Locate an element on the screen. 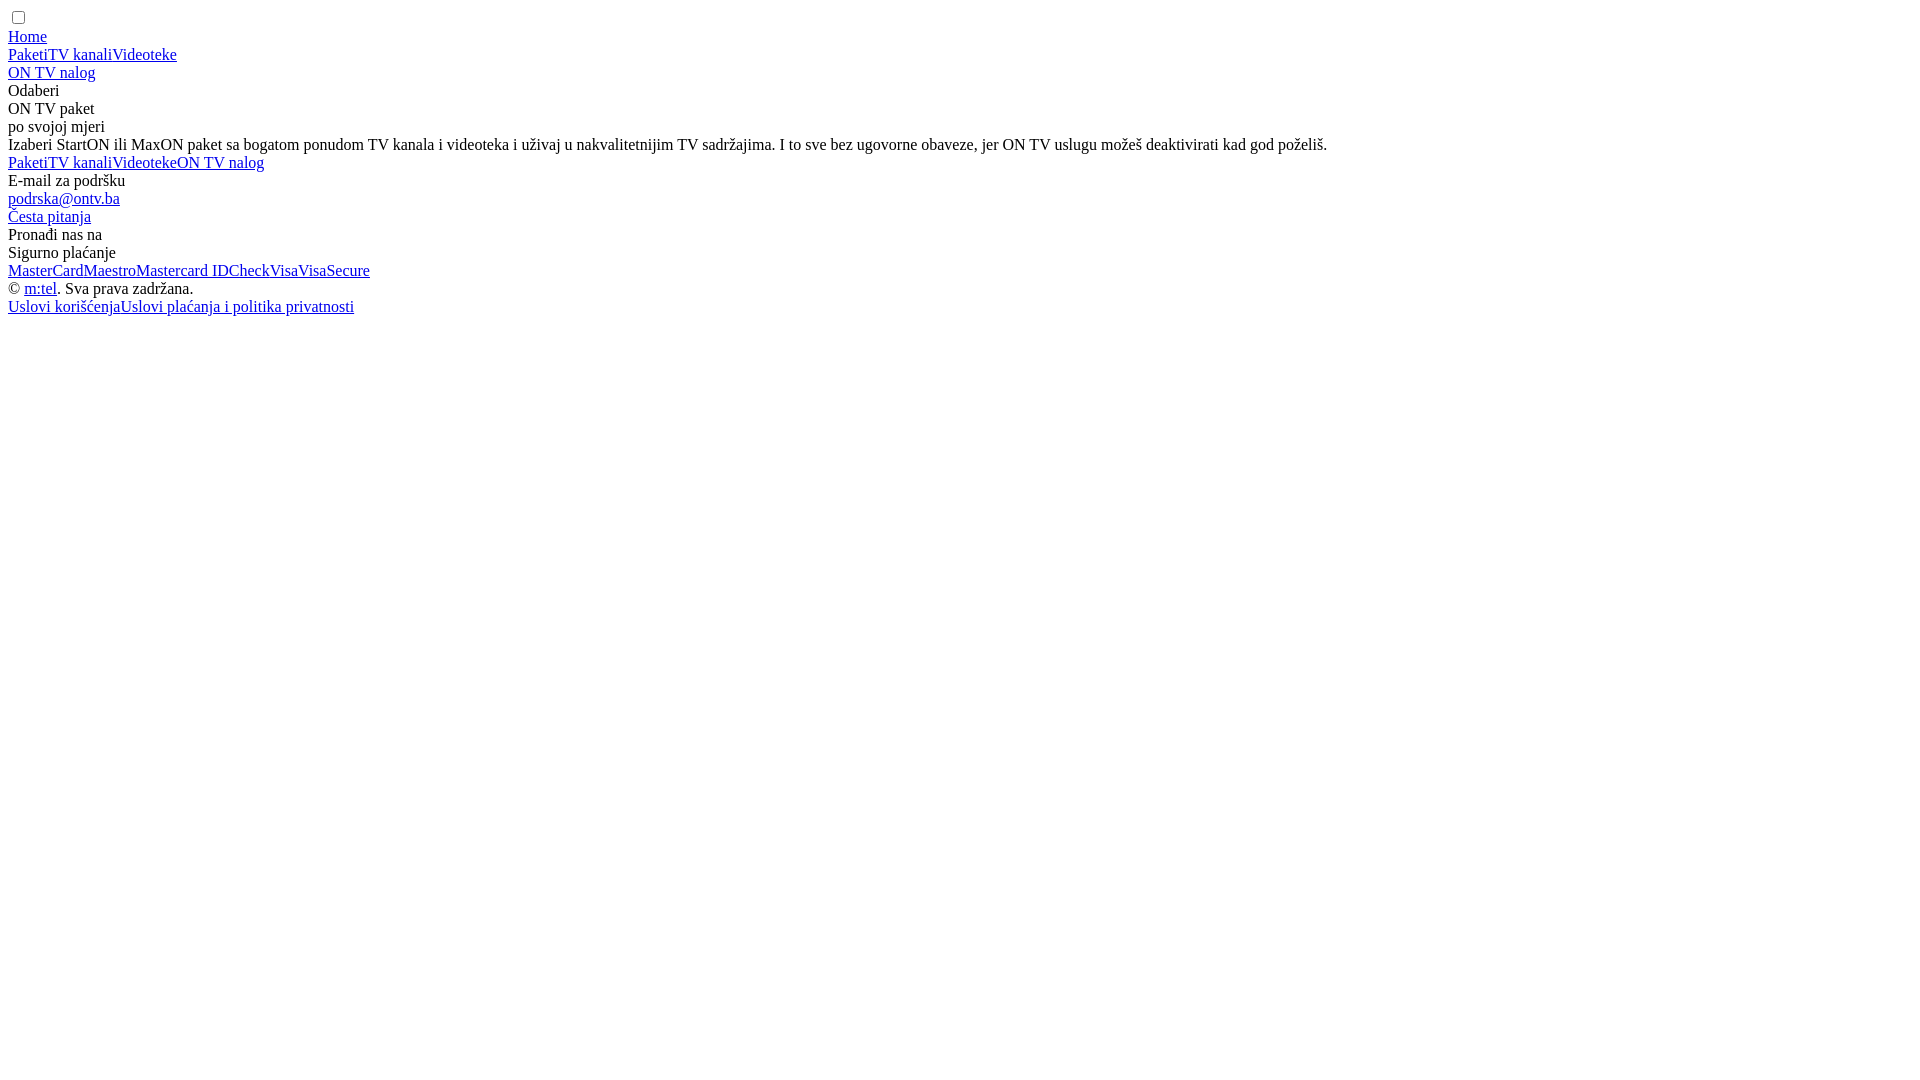 The width and height of the screenshot is (1920, 1080). 'Home' is located at coordinates (27, 36).